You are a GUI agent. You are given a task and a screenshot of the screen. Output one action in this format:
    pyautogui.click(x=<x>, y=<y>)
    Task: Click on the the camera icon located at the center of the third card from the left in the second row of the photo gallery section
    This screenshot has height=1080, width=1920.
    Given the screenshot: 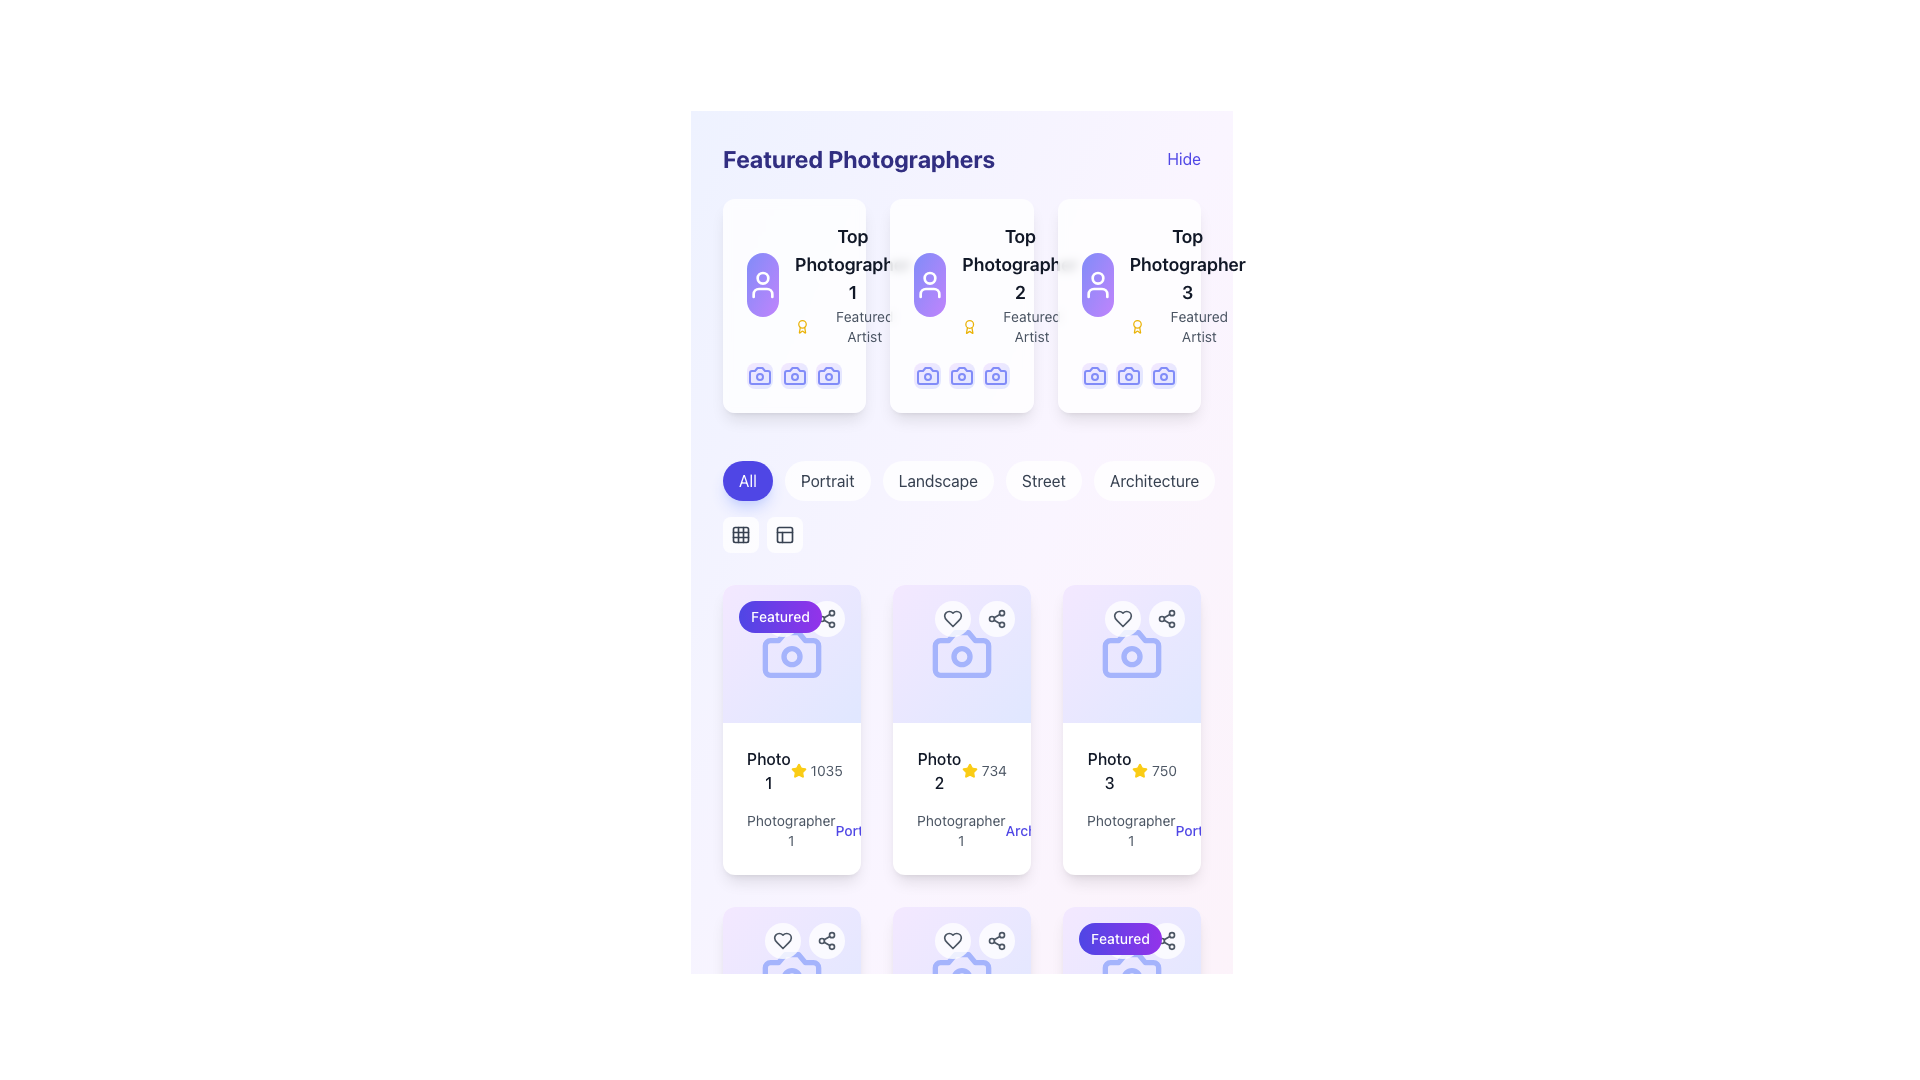 What is the action you would take?
    pyautogui.click(x=1132, y=654)
    